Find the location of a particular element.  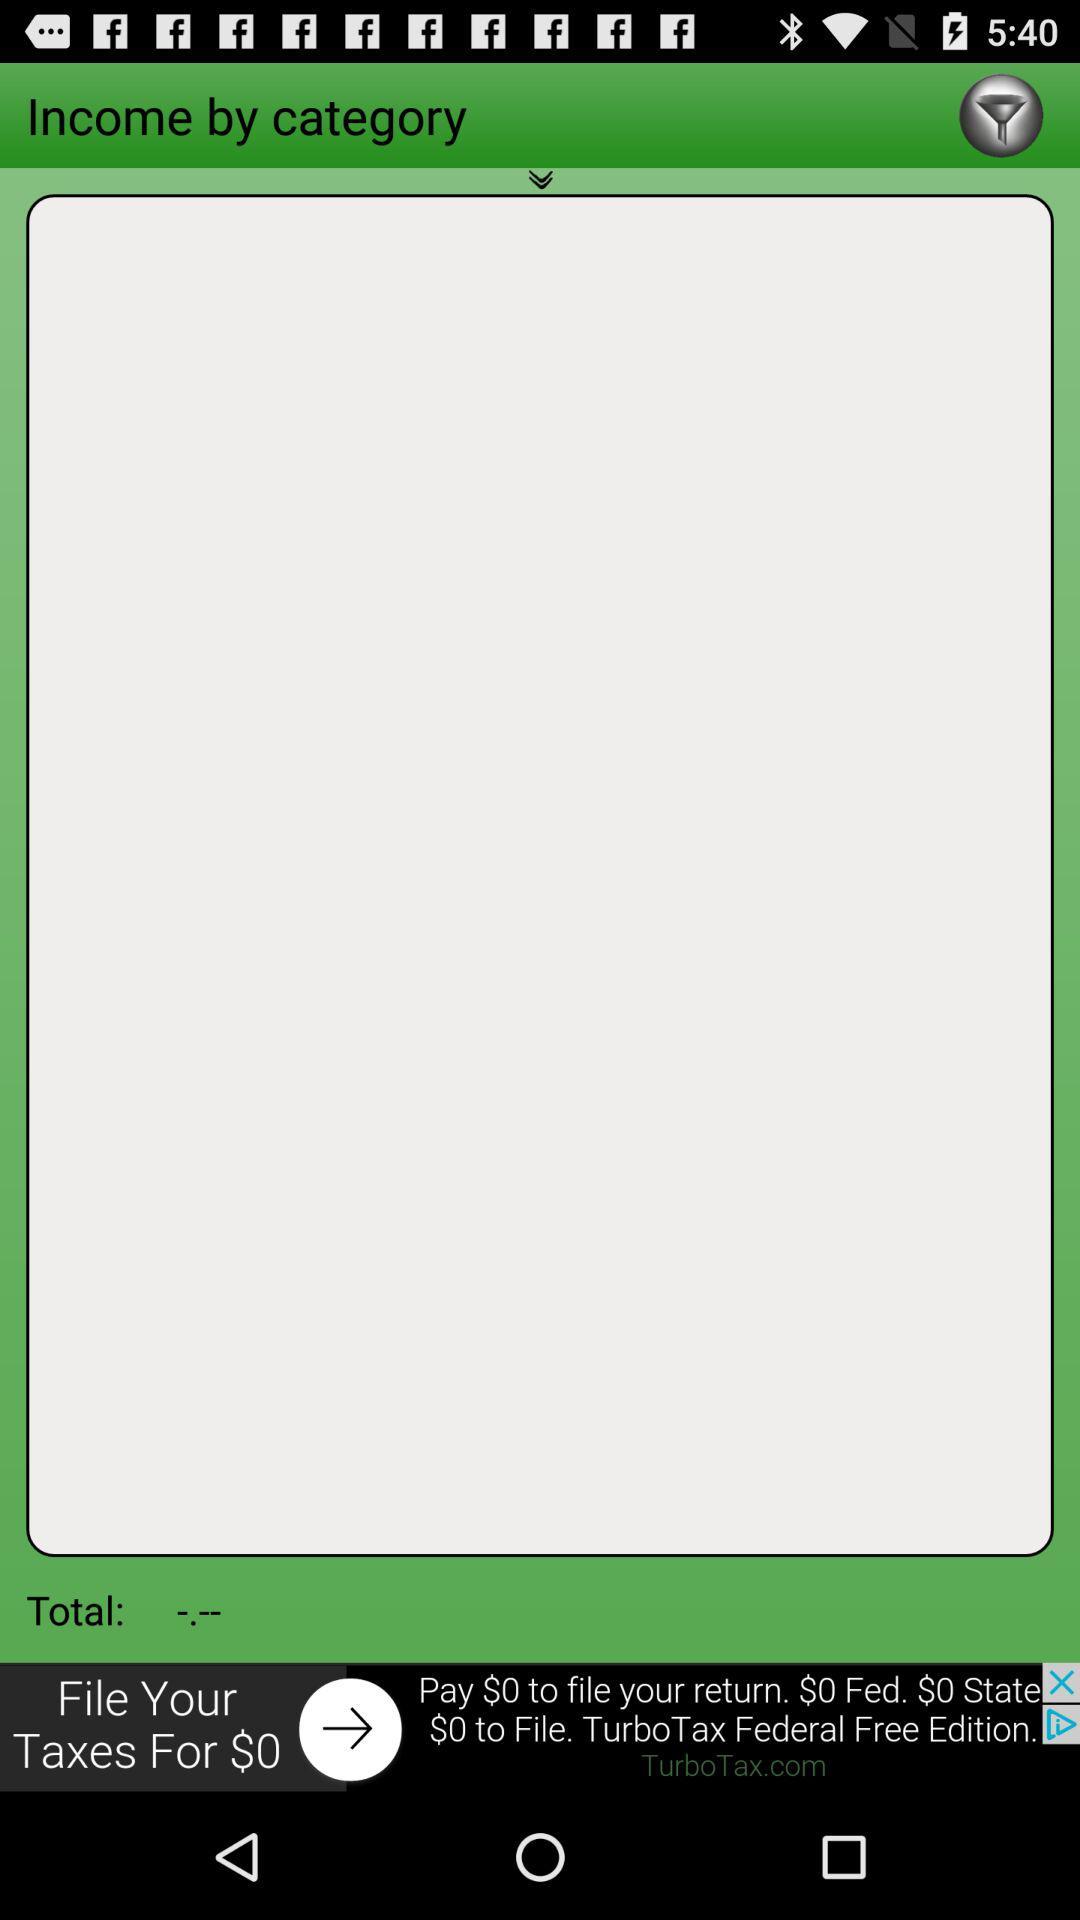

advertisement is located at coordinates (540, 1727).